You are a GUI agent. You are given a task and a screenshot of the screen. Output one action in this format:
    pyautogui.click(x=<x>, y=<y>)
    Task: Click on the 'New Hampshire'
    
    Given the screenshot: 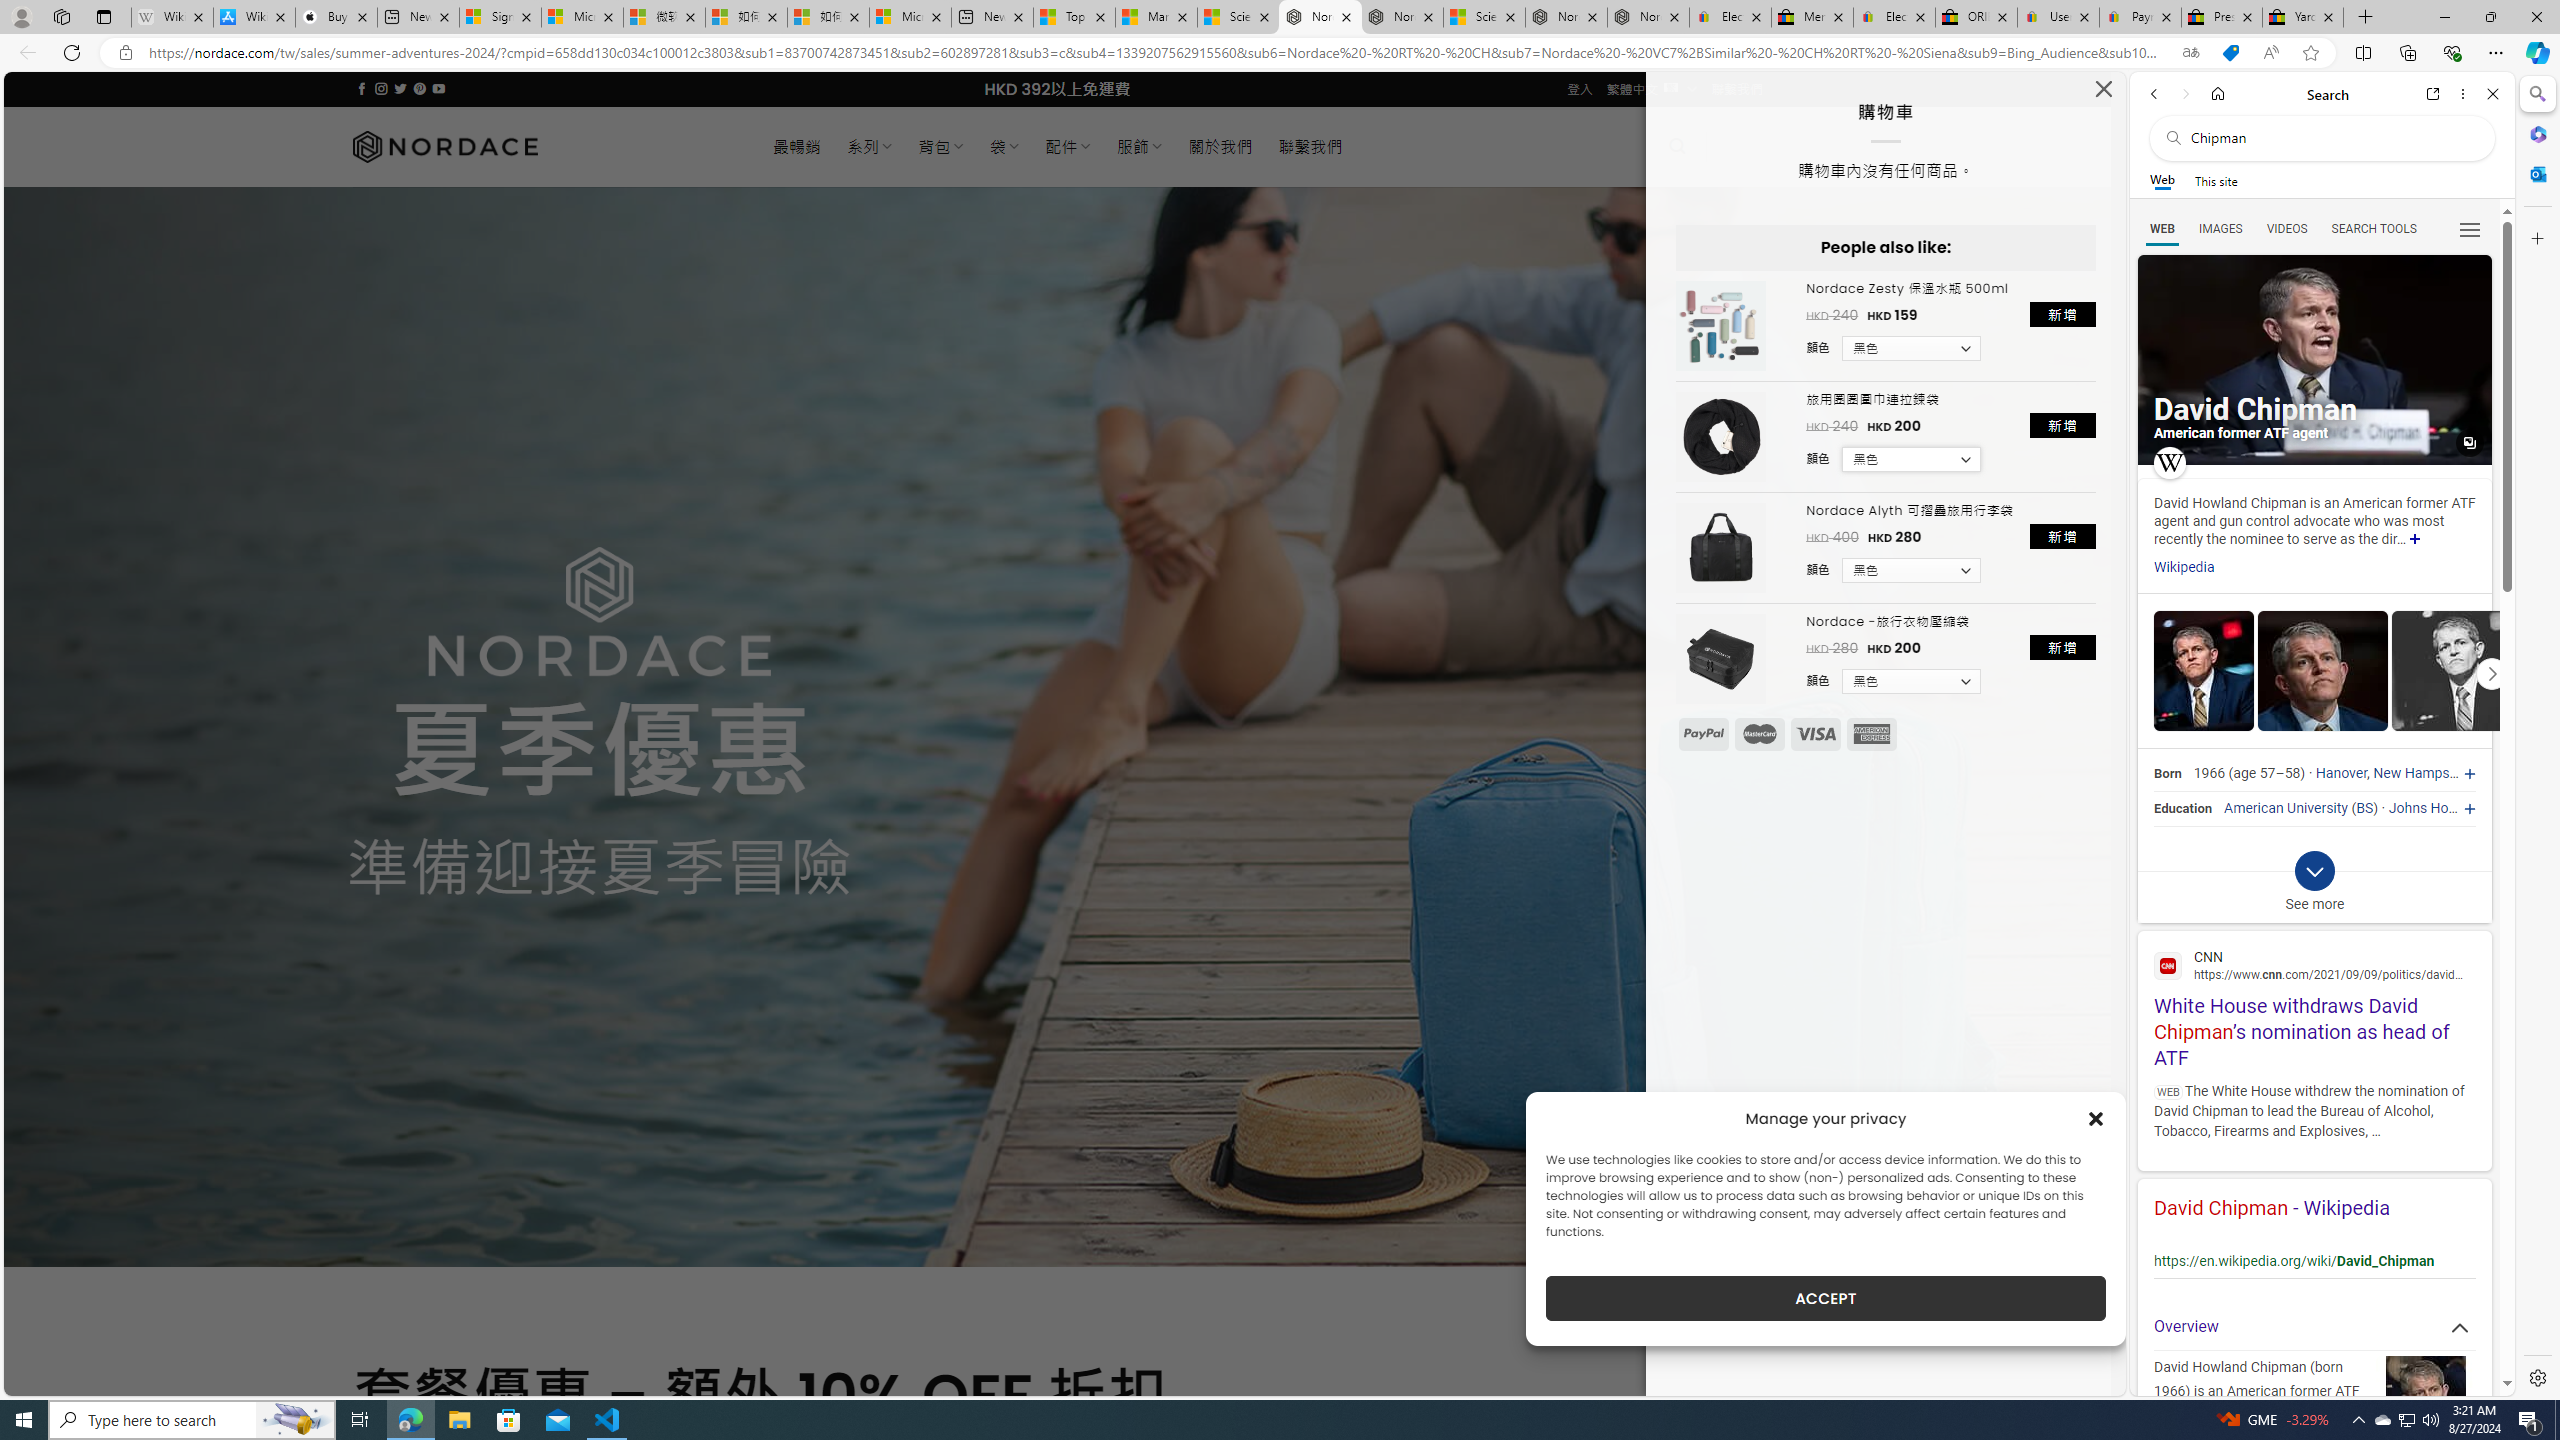 What is the action you would take?
    pyautogui.click(x=2422, y=773)
    